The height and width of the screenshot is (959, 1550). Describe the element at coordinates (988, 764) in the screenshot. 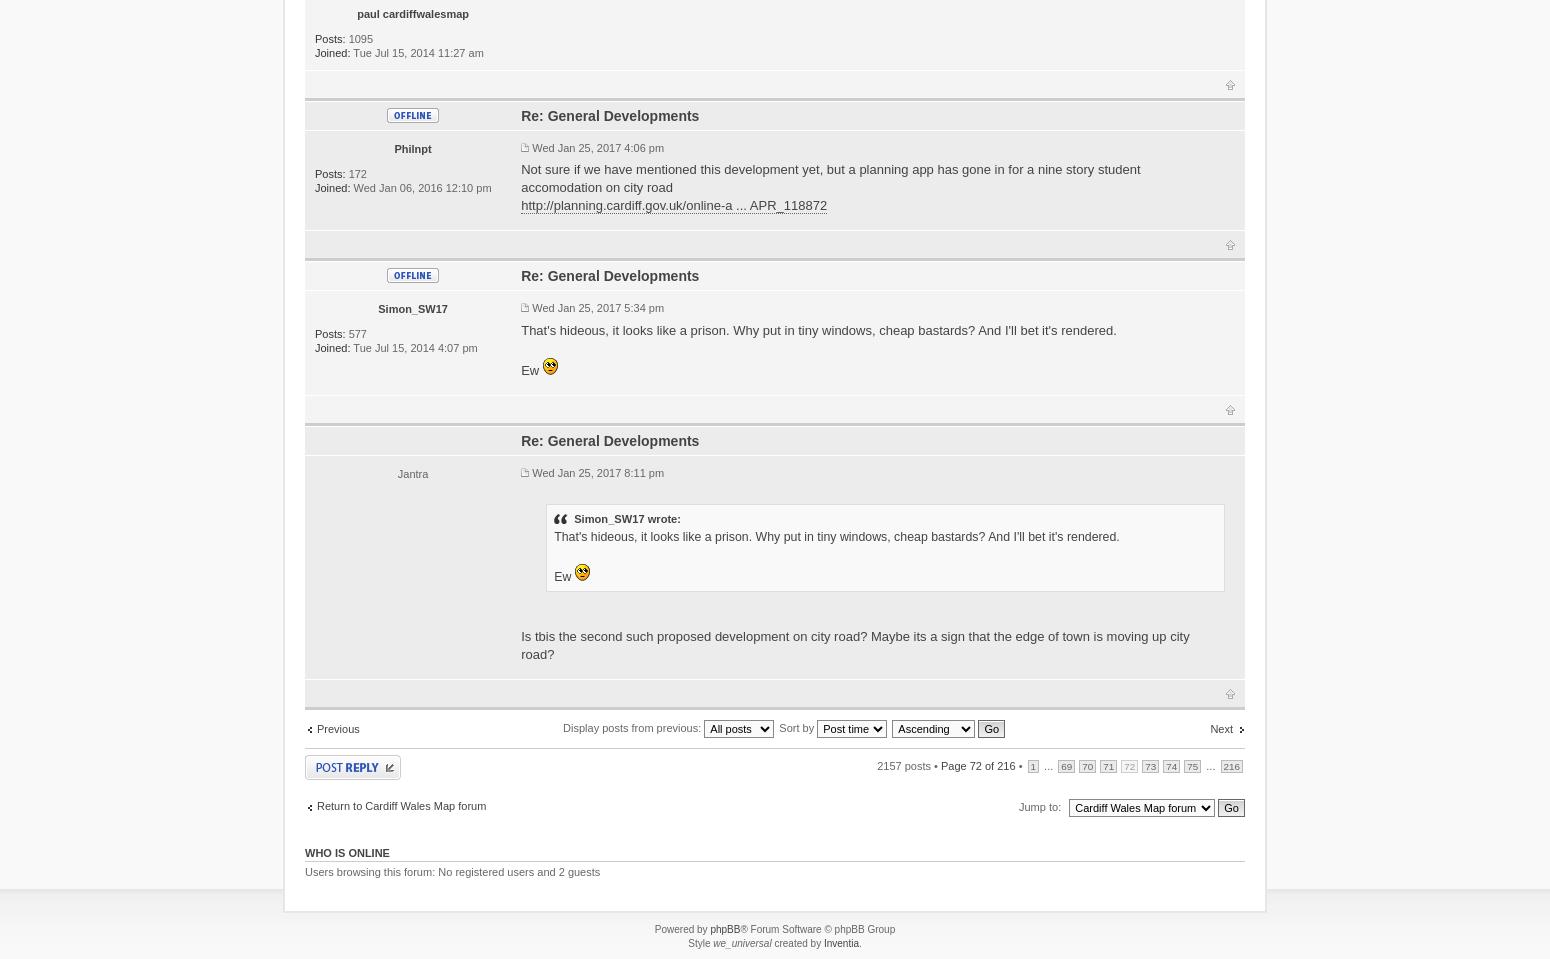

I see `'of'` at that location.